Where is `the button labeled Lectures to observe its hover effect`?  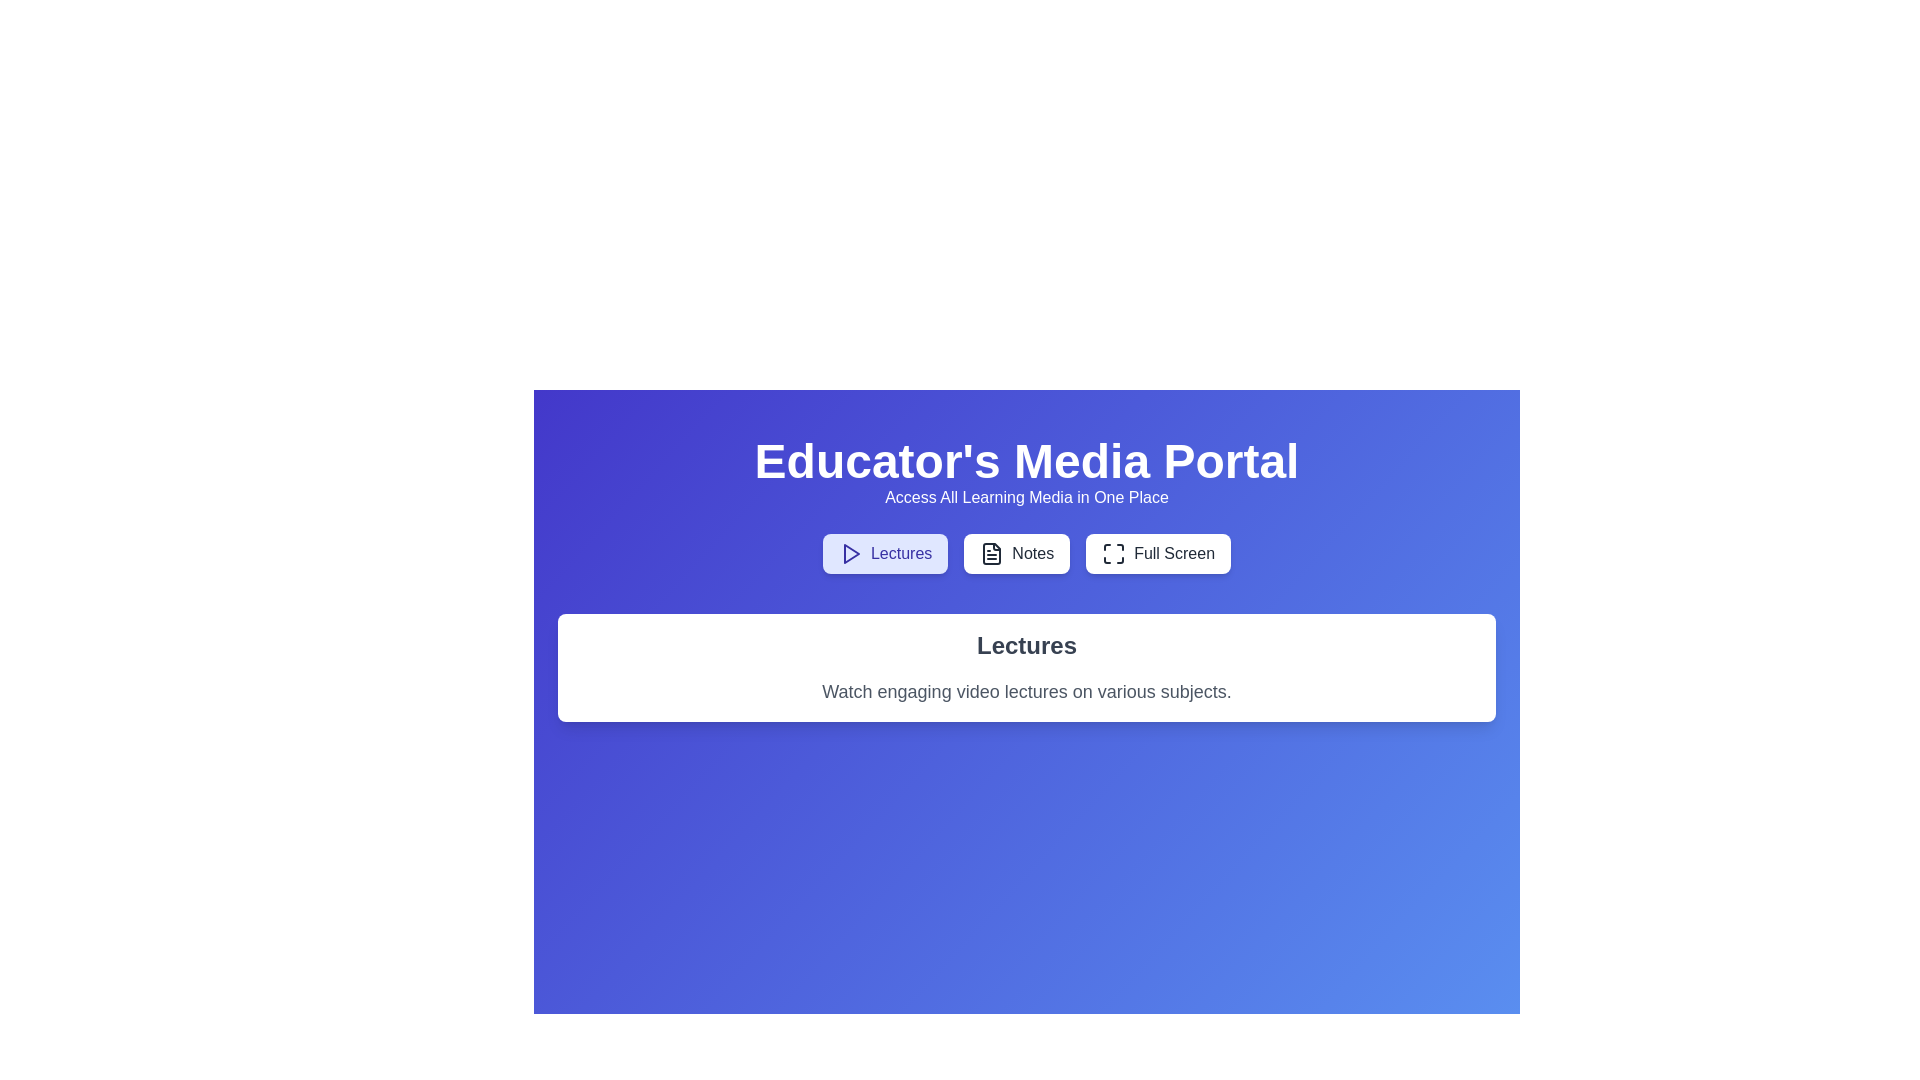
the button labeled Lectures to observe its hover effect is located at coordinates (884, 554).